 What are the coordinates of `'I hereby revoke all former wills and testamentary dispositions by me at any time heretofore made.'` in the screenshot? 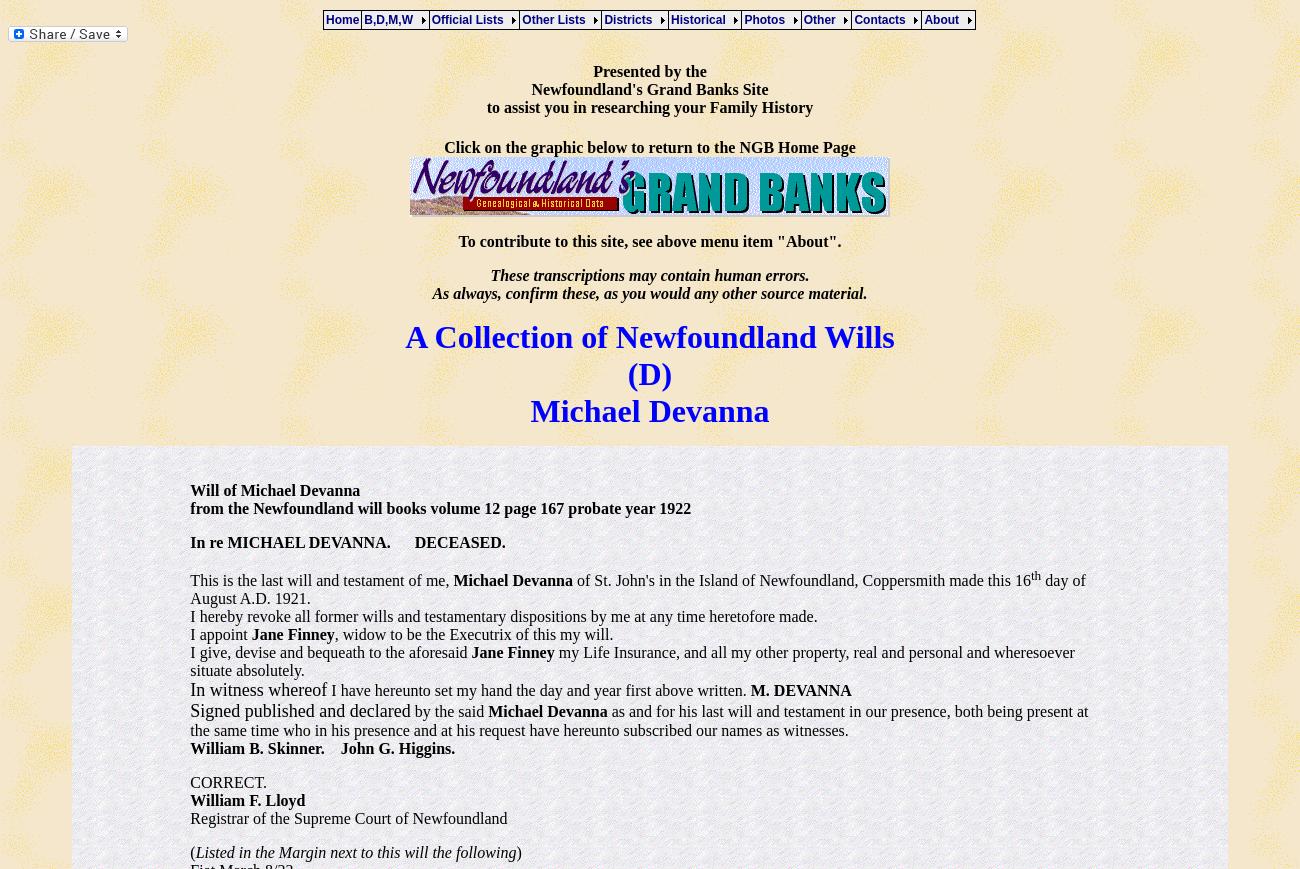 It's located at (503, 615).